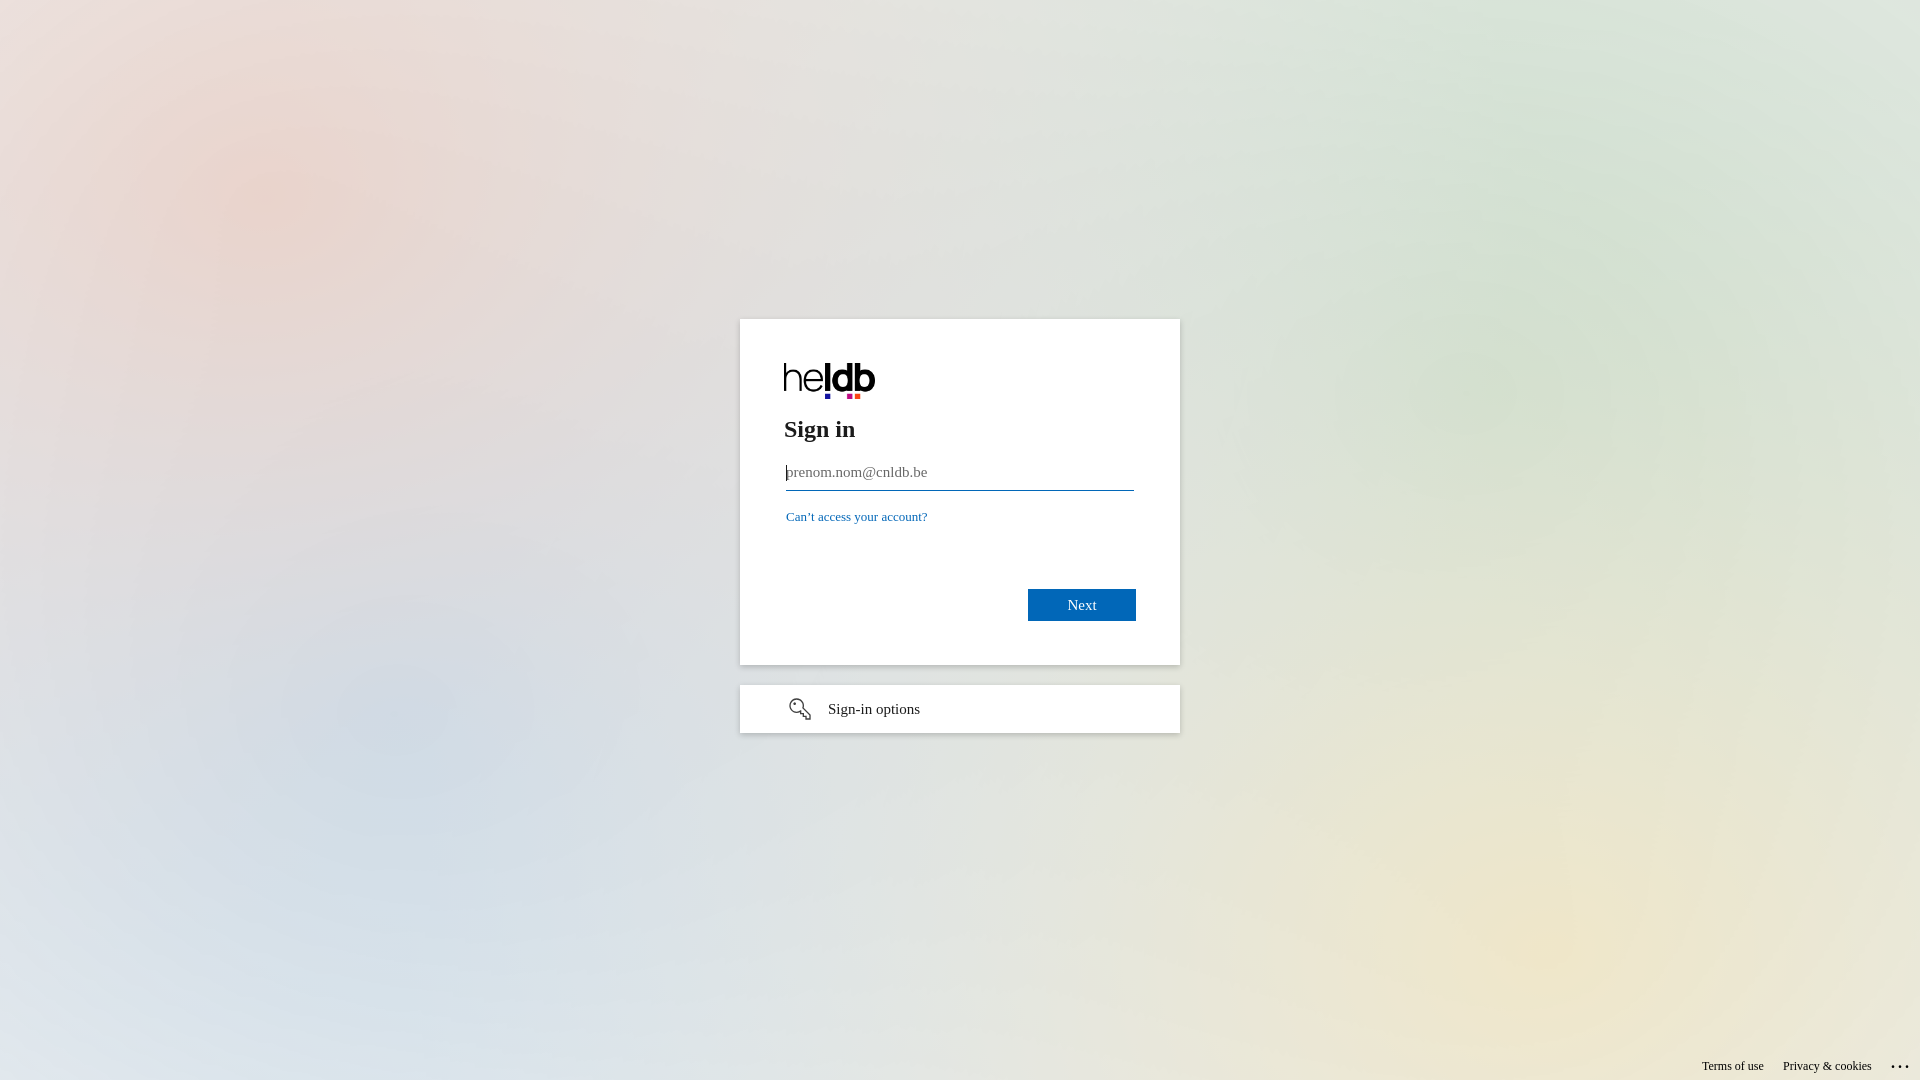 This screenshot has height=1080, width=1920. I want to click on '...', so click(1900, 1062).